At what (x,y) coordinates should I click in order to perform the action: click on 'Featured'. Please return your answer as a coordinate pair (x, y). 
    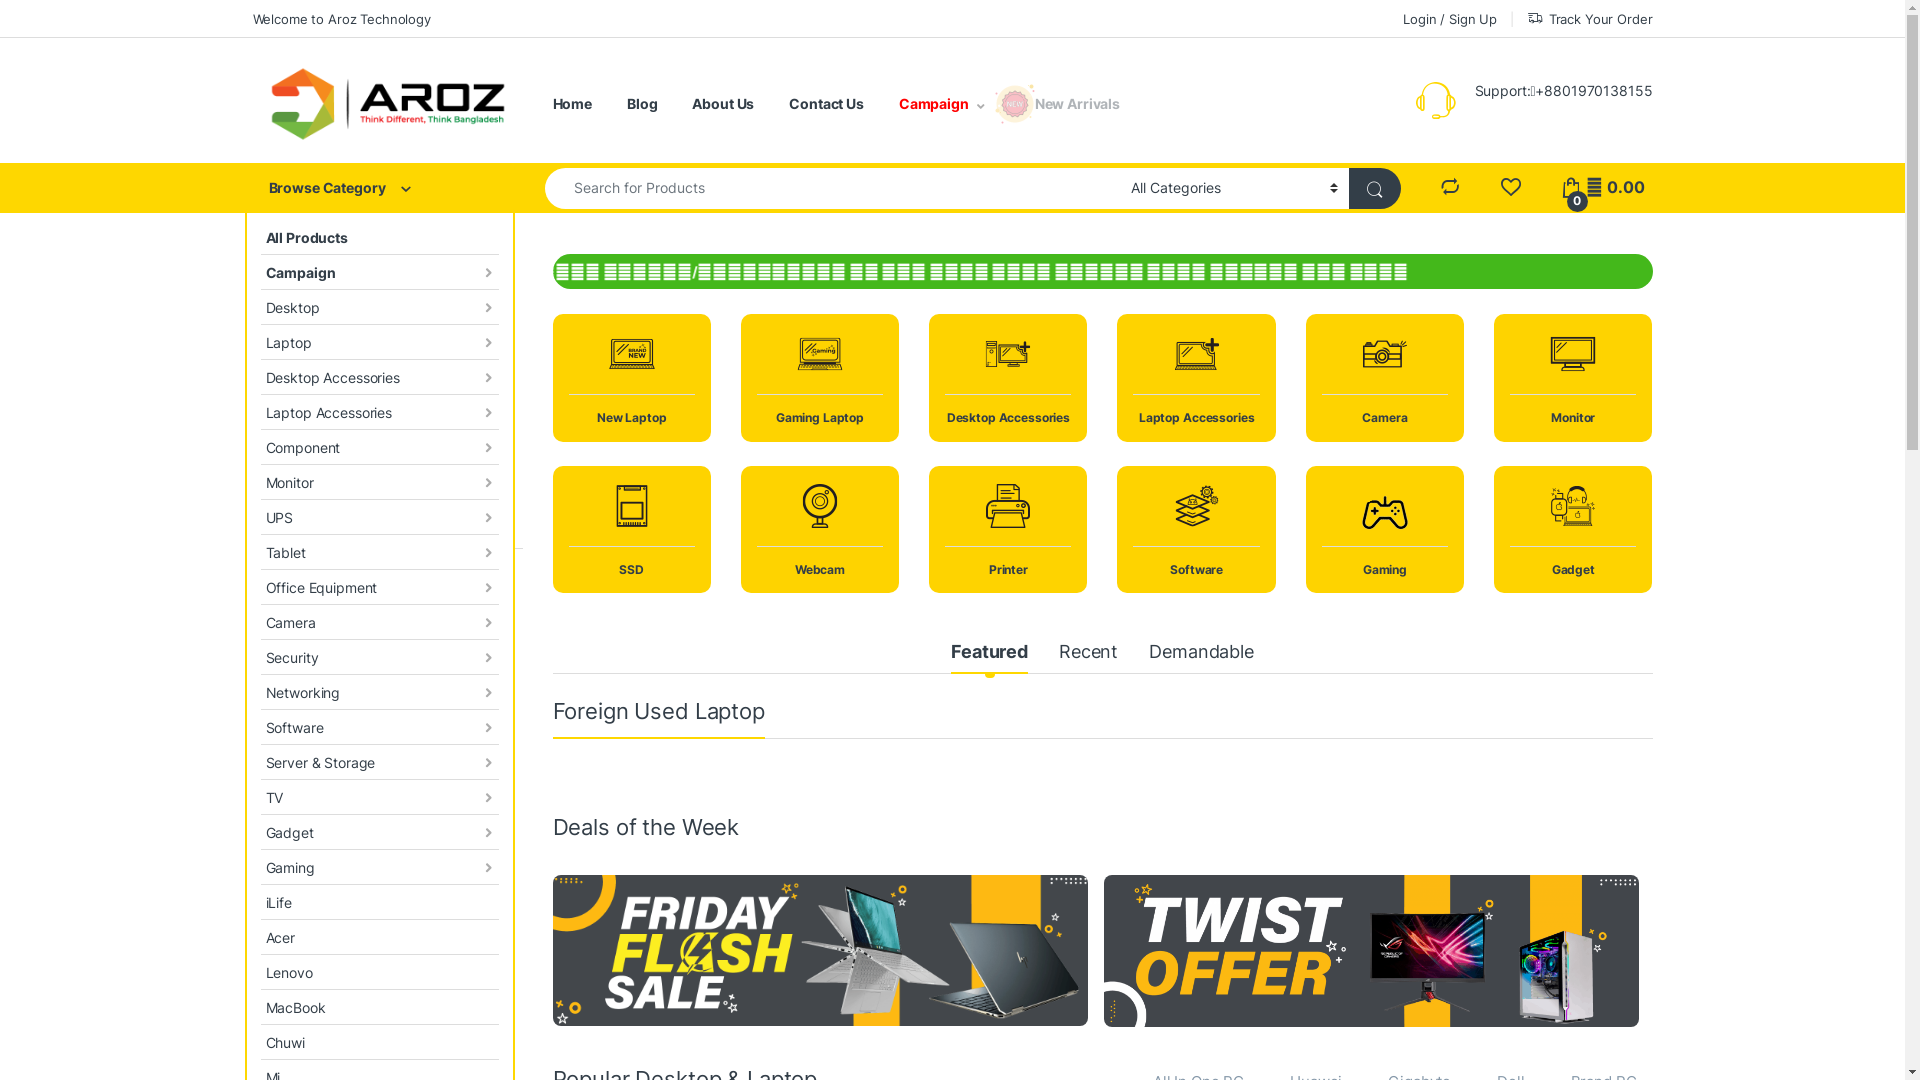
    Looking at the image, I should click on (989, 654).